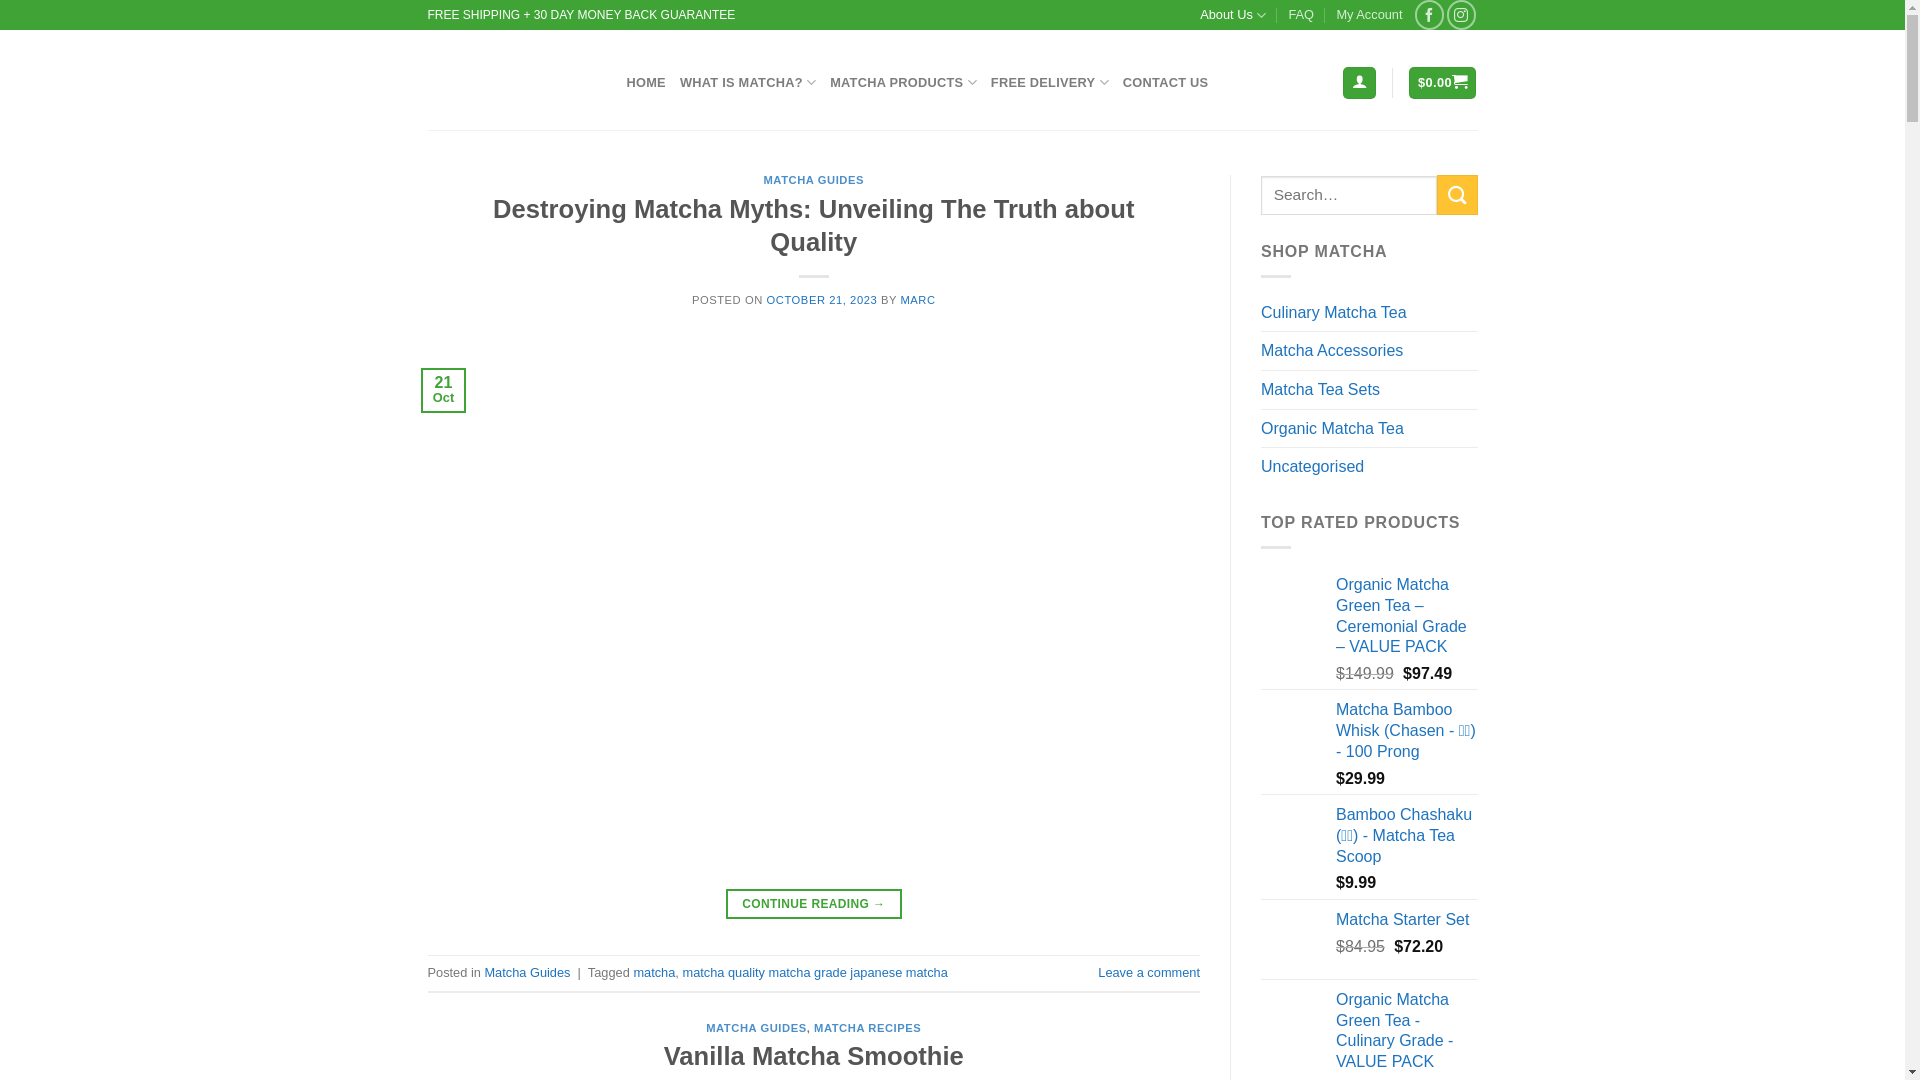  Describe the element at coordinates (0, 0) in the screenshot. I see `'Skip to content'` at that location.